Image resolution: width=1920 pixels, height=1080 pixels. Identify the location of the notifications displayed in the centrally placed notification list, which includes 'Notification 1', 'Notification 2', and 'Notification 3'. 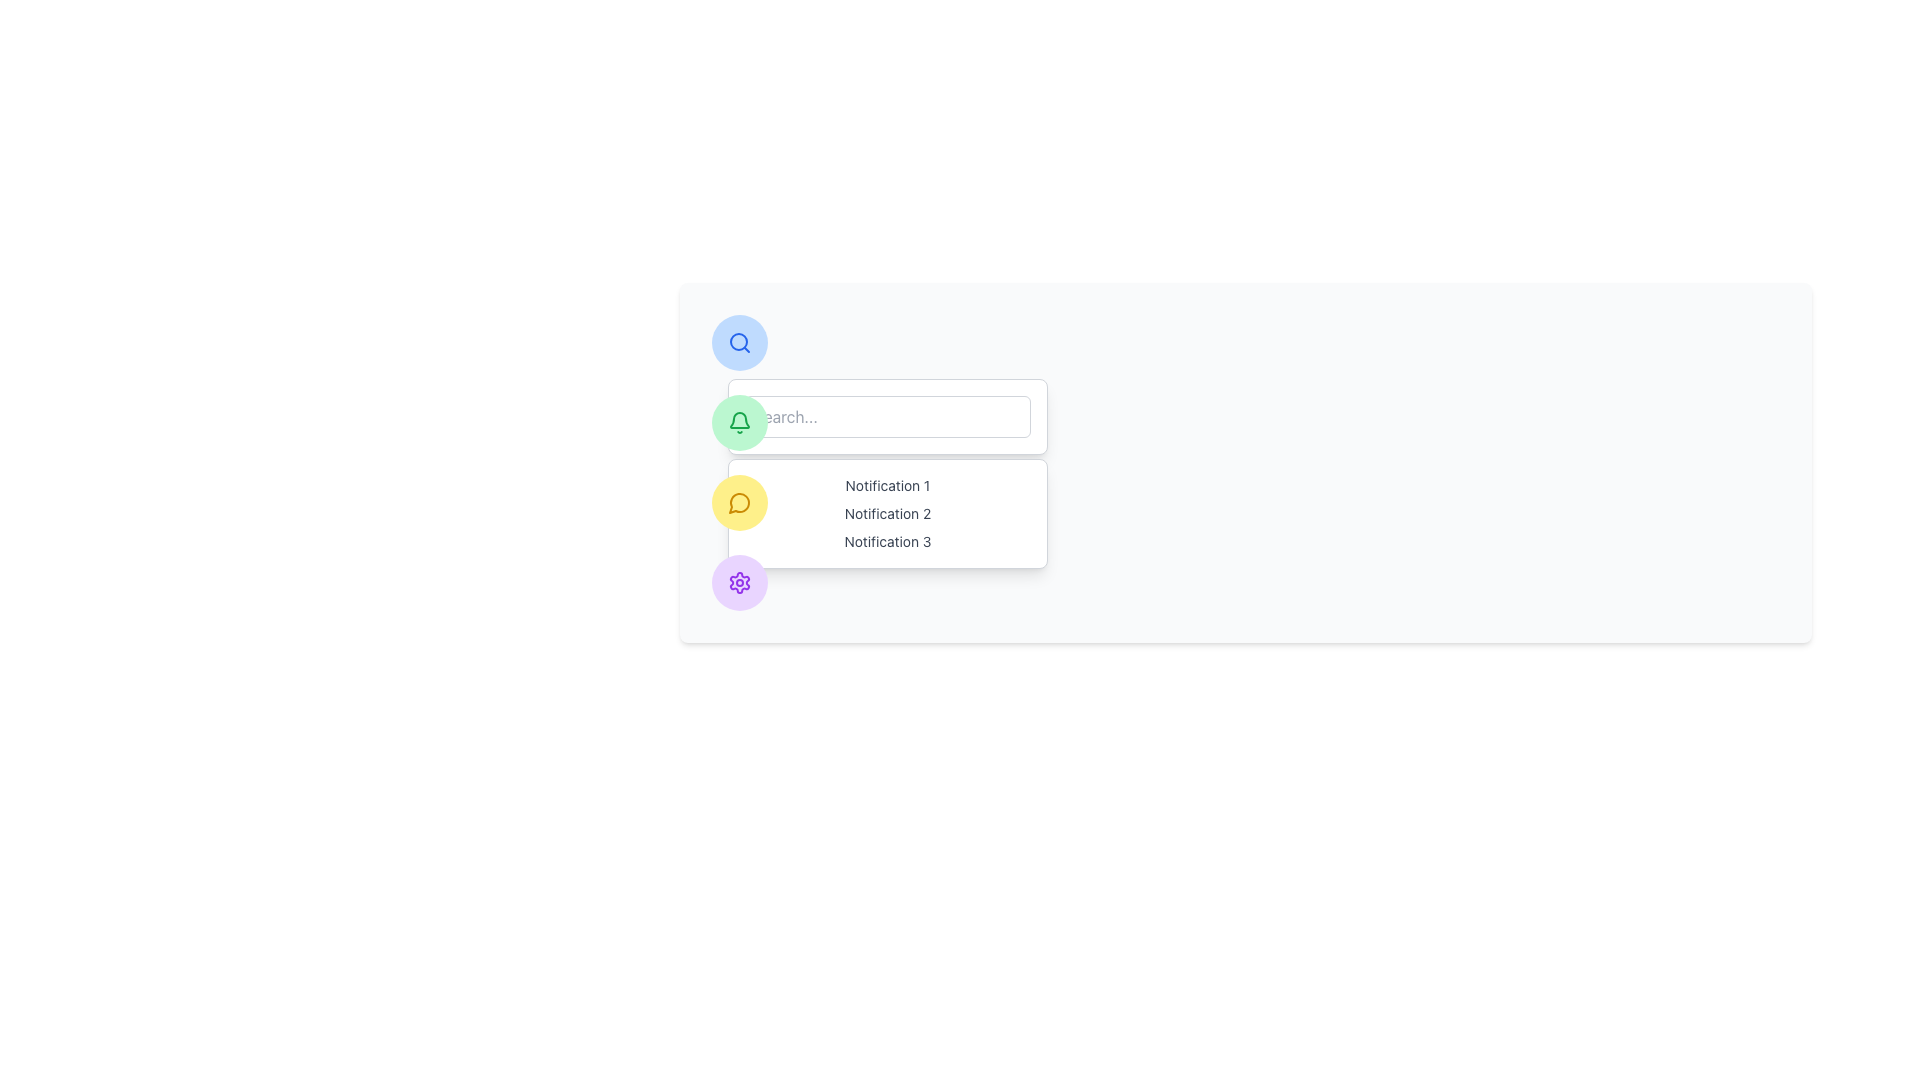
(887, 512).